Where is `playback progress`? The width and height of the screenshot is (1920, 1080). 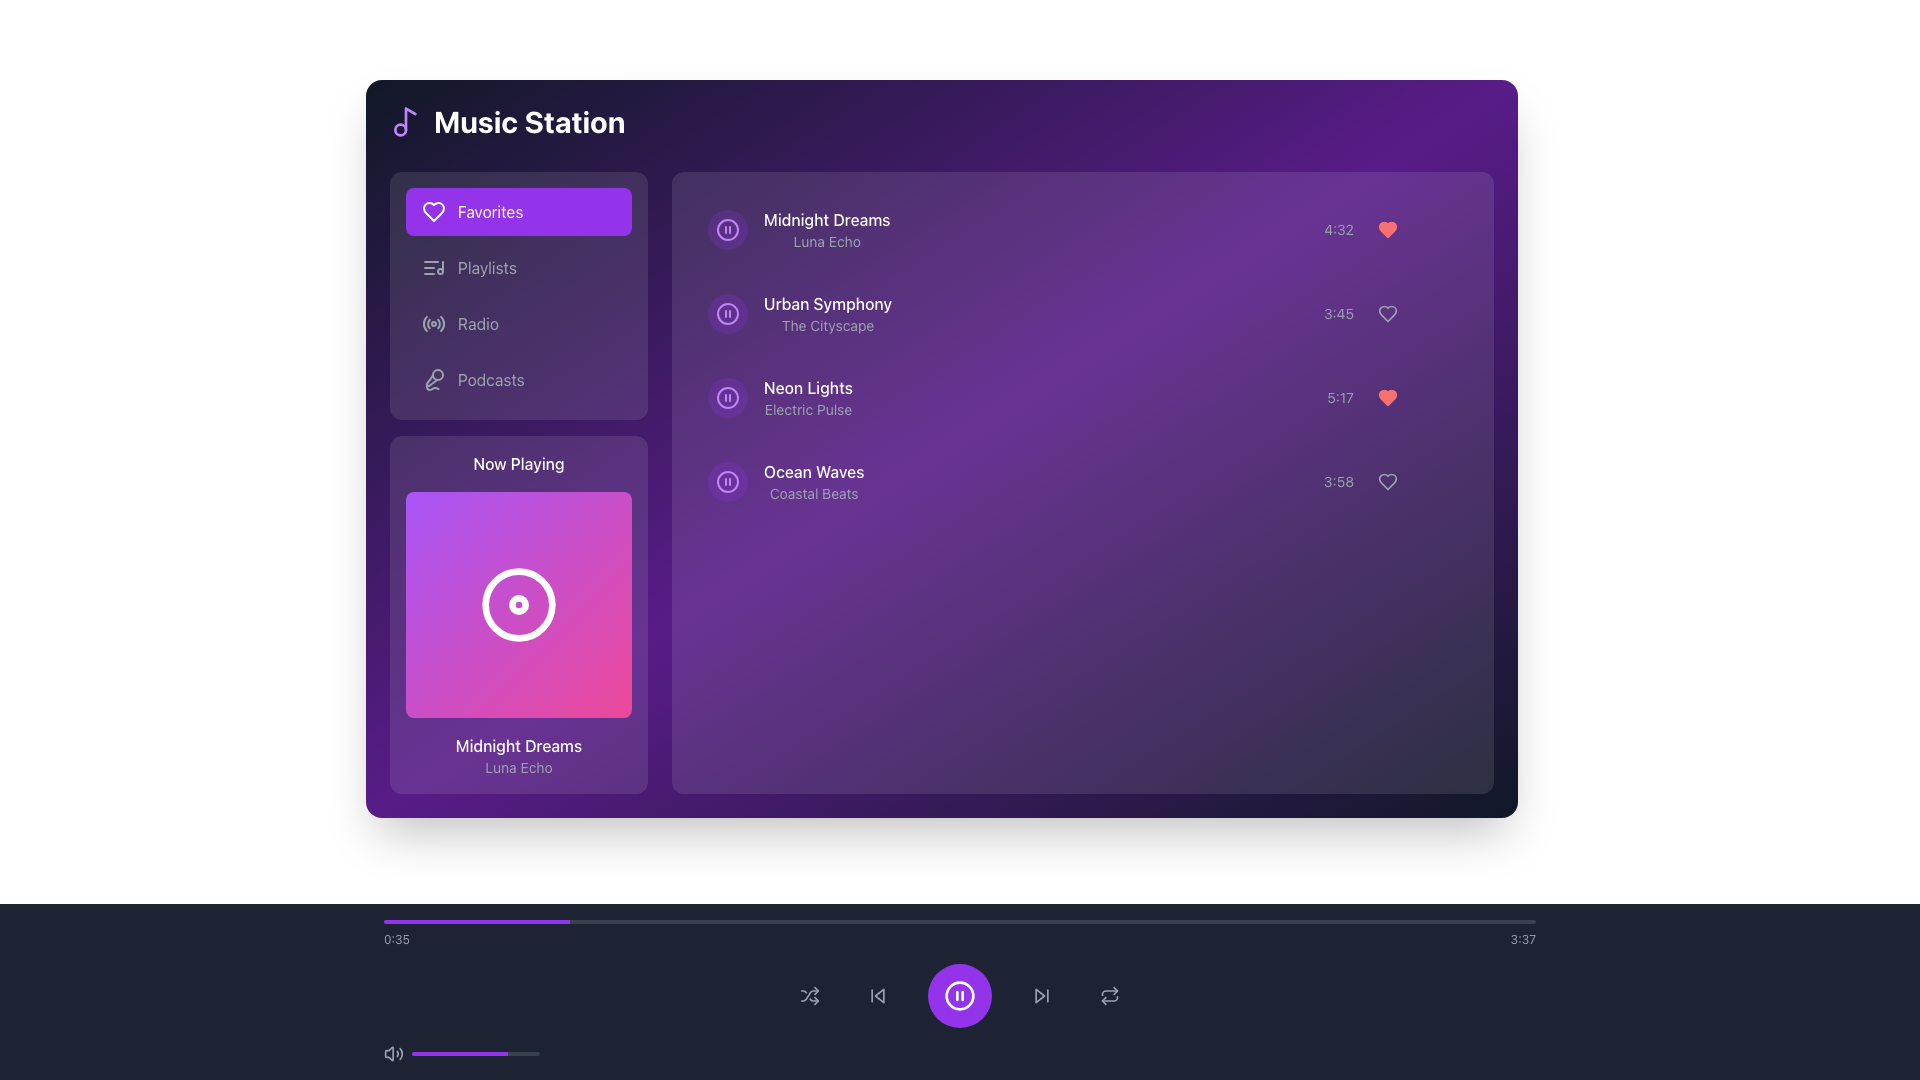 playback progress is located at coordinates (774, 921).